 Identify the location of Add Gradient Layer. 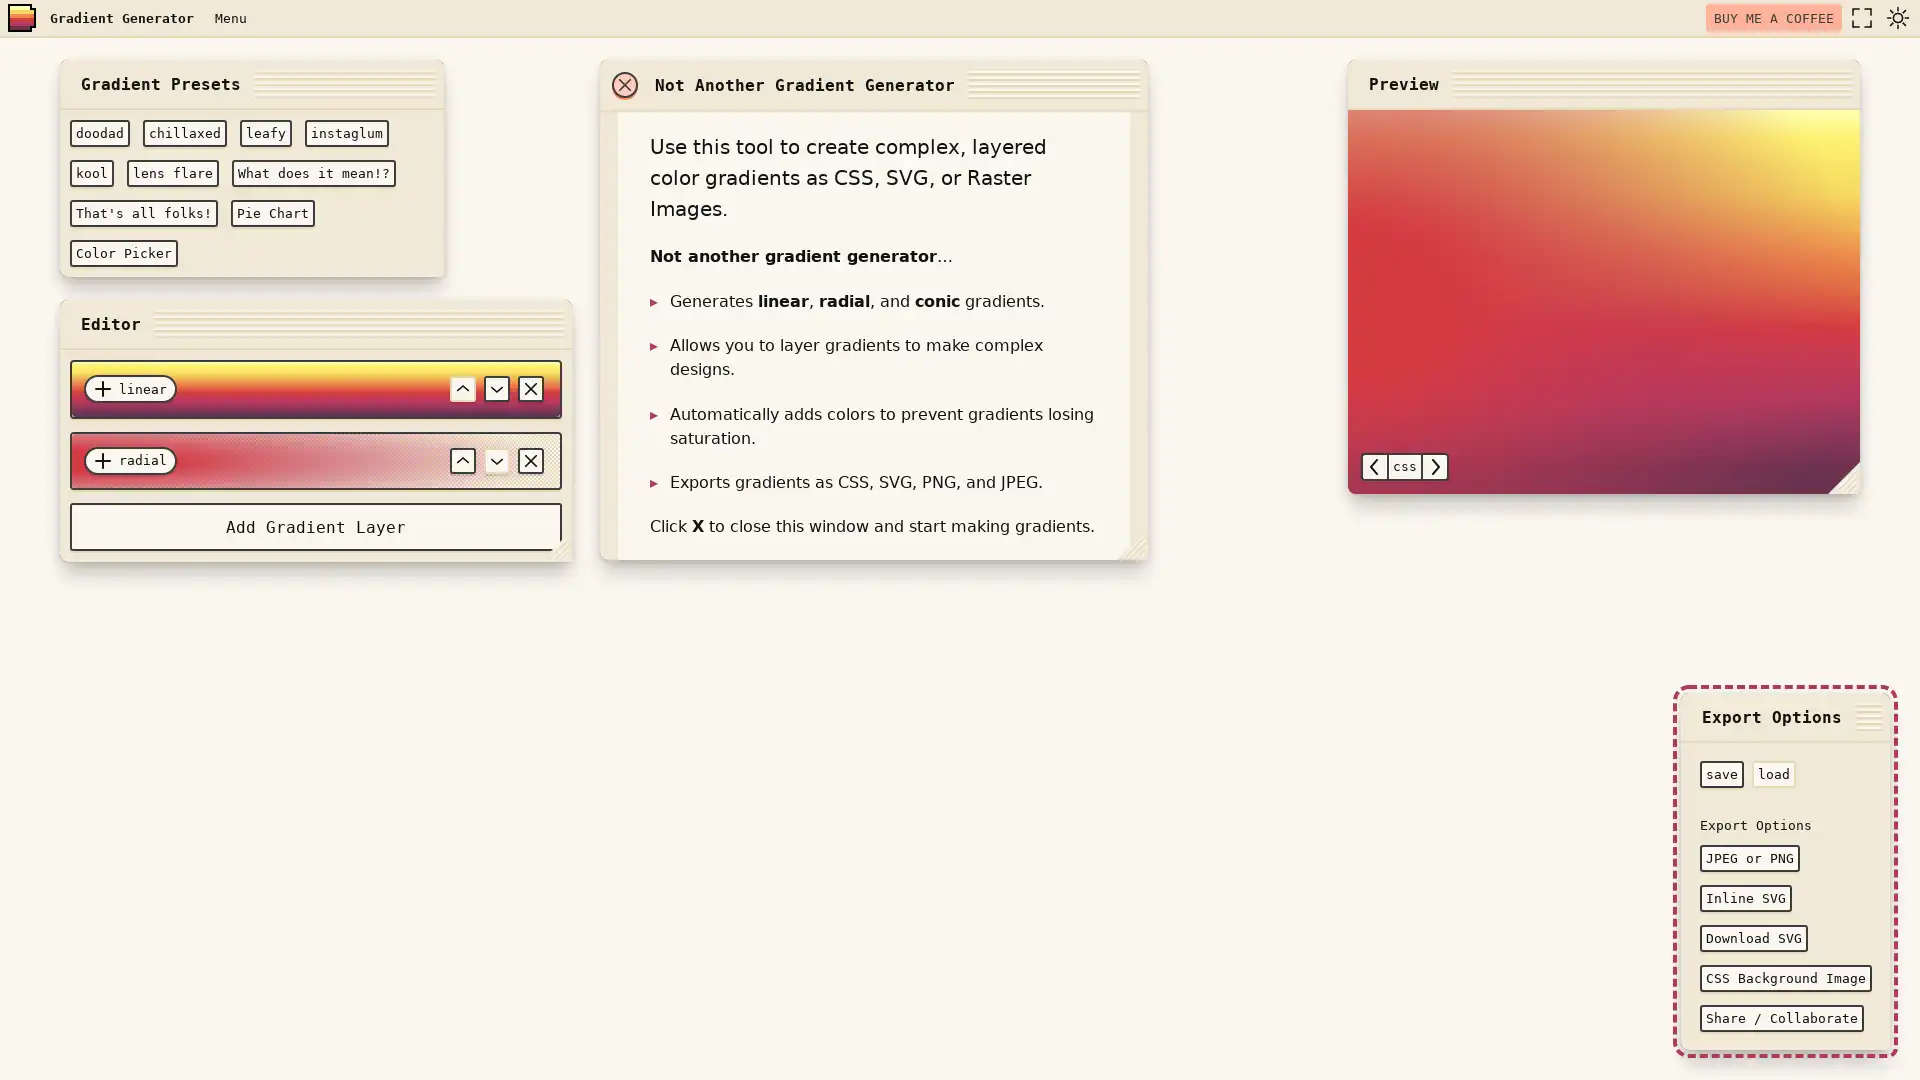
(314, 525).